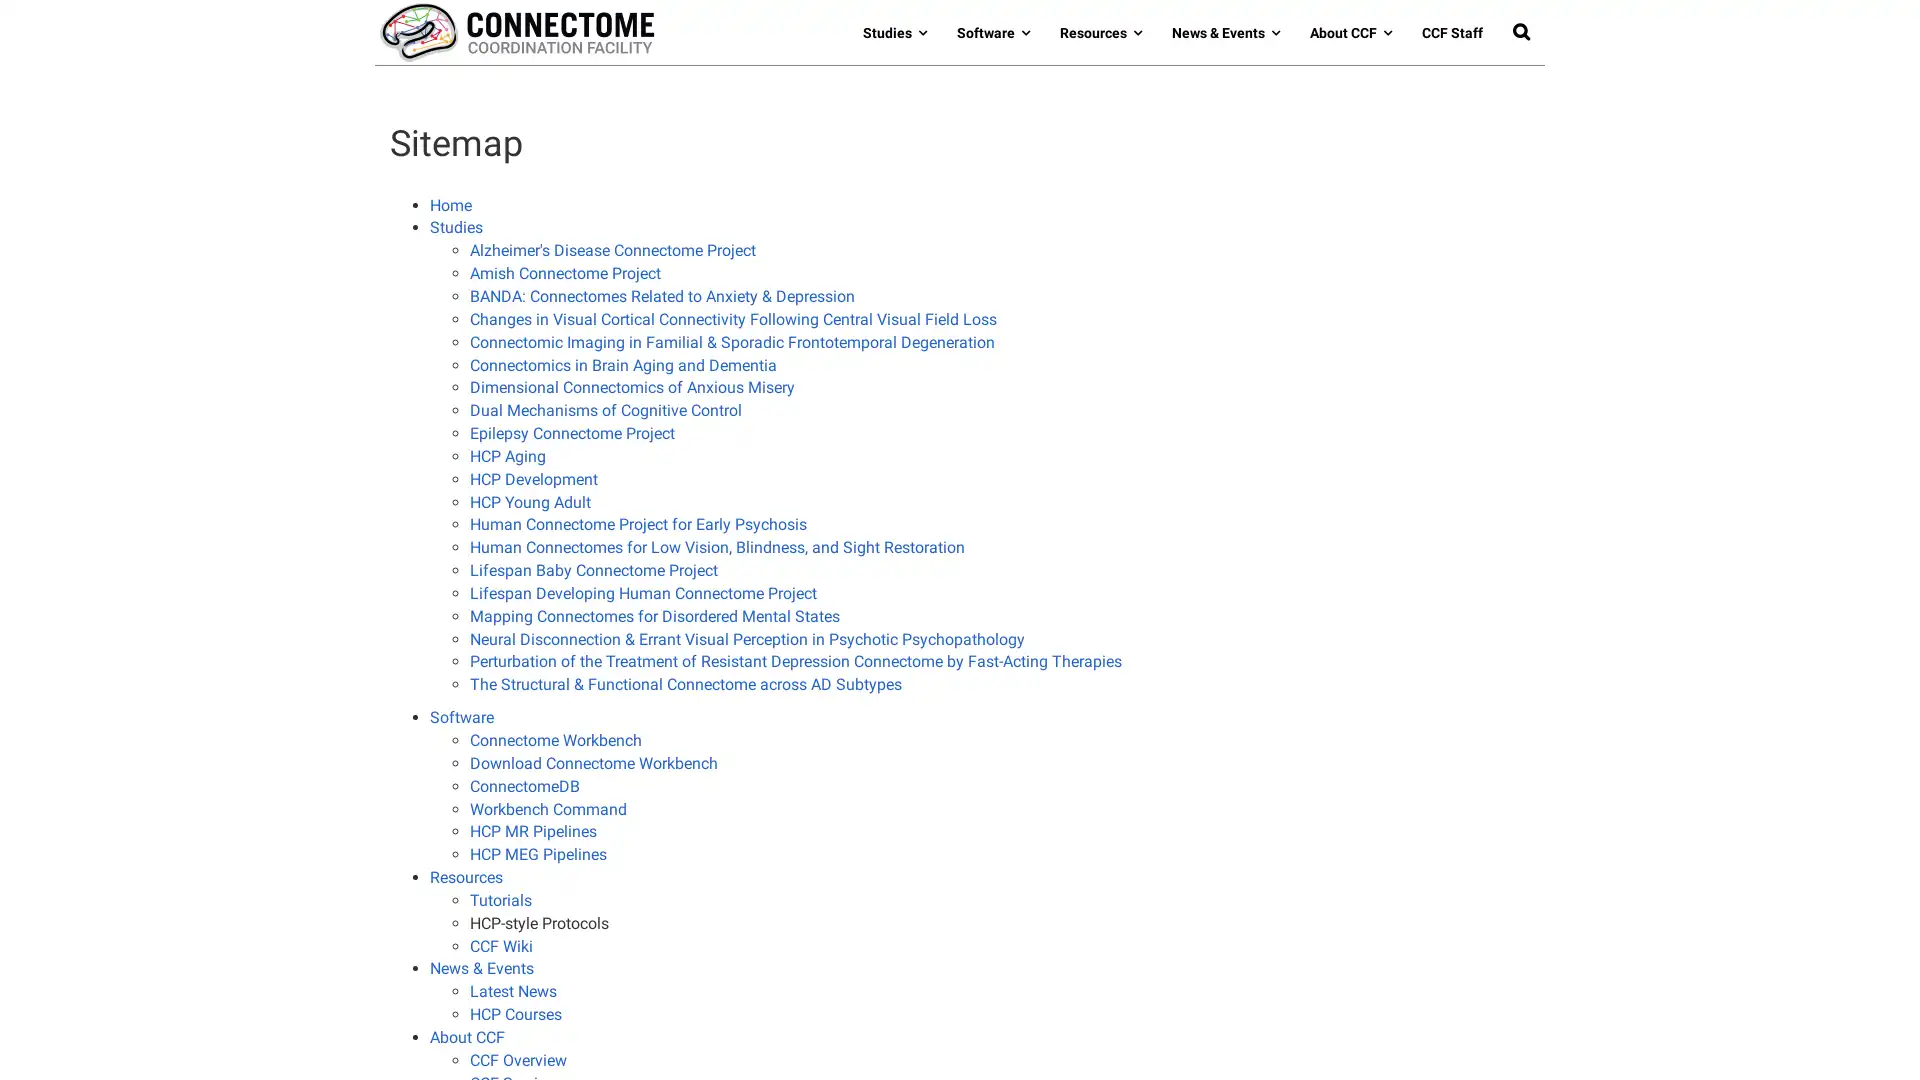  What do you see at coordinates (993, 38) in the screenshot?
I see `Software` at bounding box center [993, 38].